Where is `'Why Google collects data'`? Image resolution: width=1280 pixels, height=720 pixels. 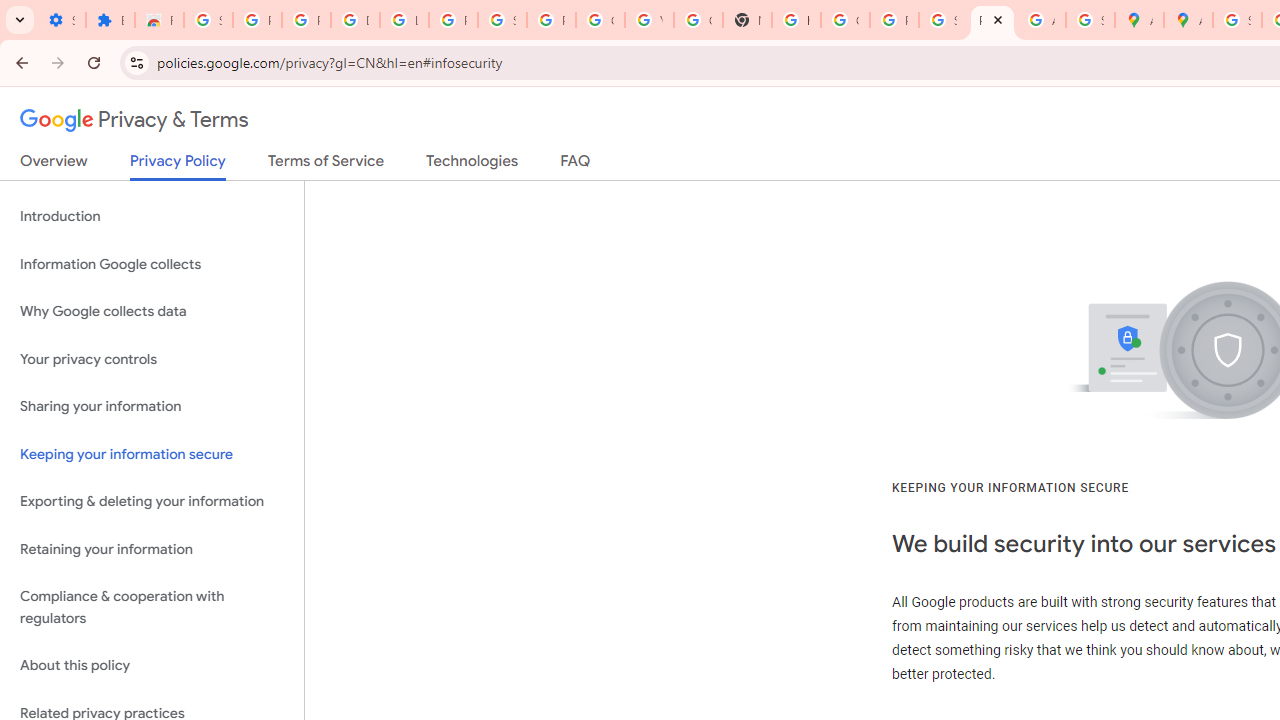
'Why Google collects data' is located at coordinates (151, 312).